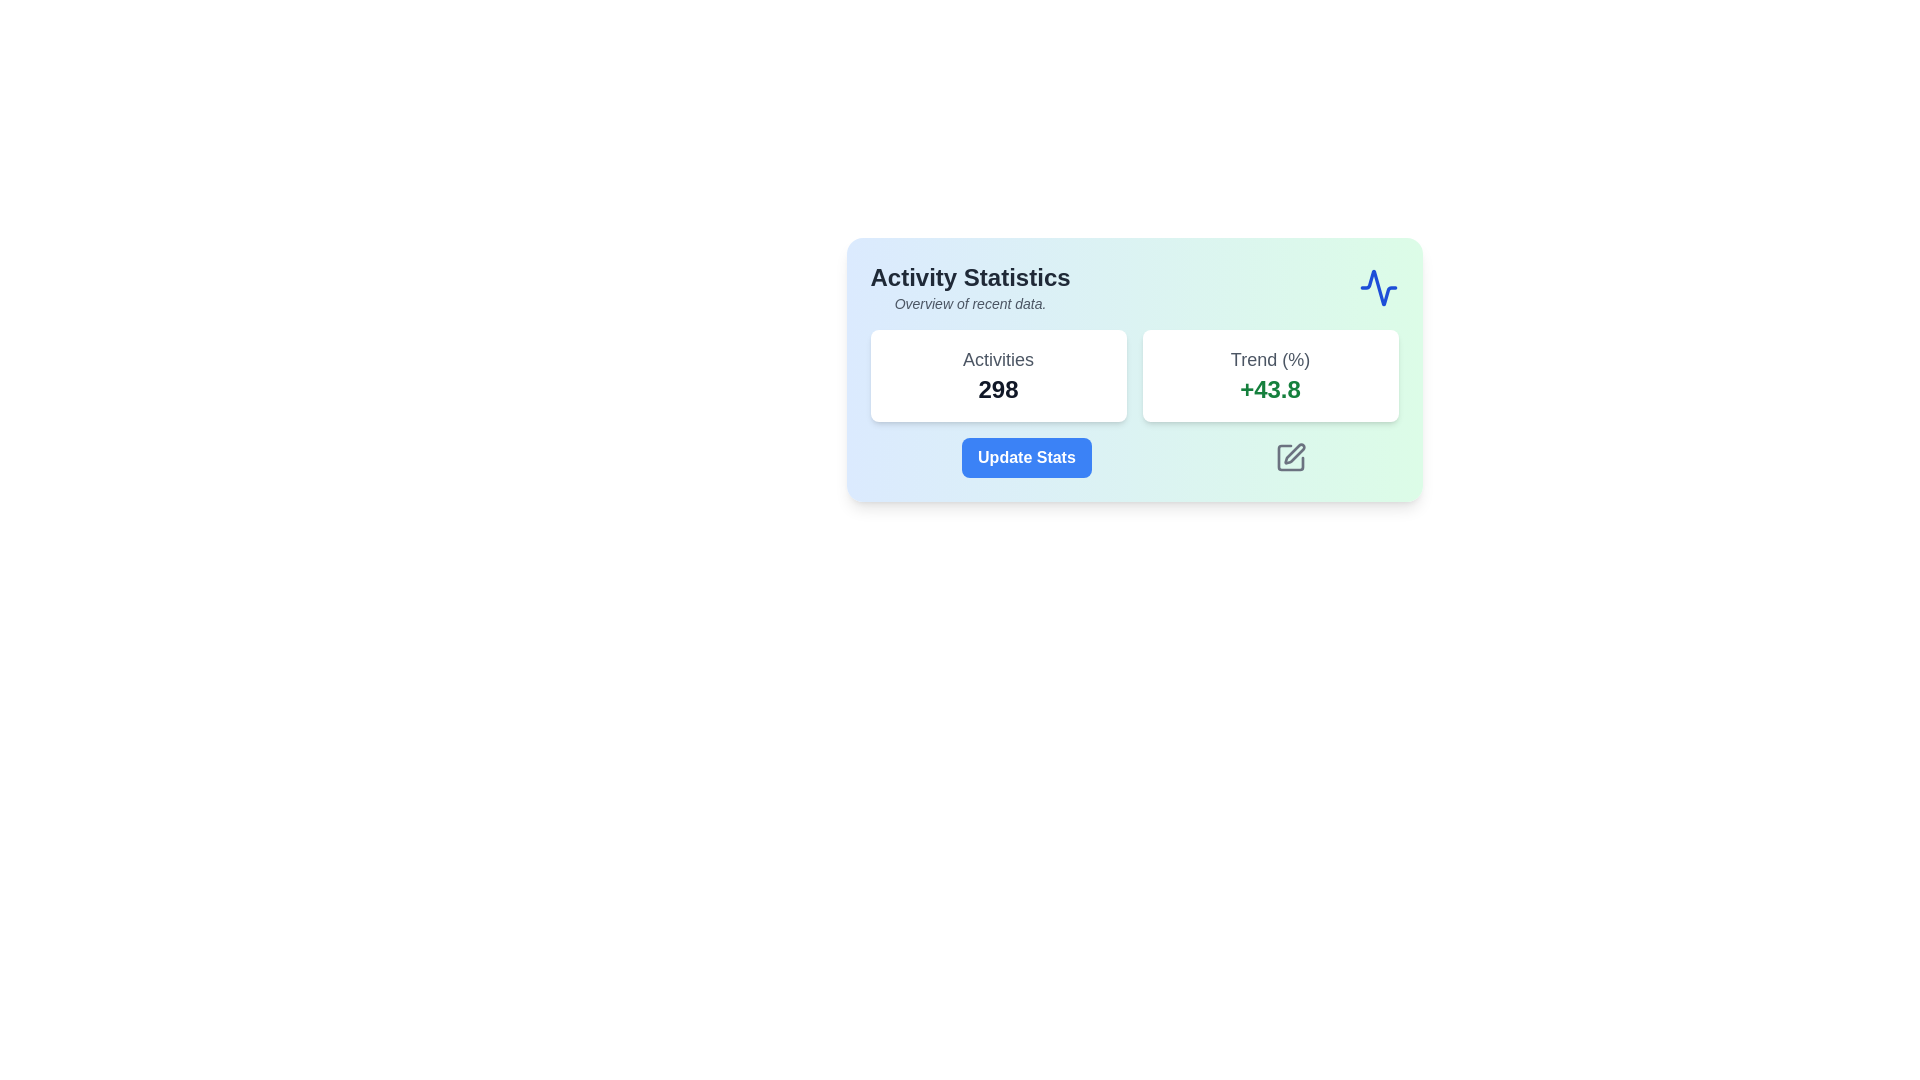 The width and height of the screenshot is (1920, 1080). Describe the element at coordinates (1269, 358) in the screenshot. I see `the text label reading 'Trend (%)' which is styled in light gray and positioned above a bold green text within a white card in the 'Activity Statistics' panel` at that location.